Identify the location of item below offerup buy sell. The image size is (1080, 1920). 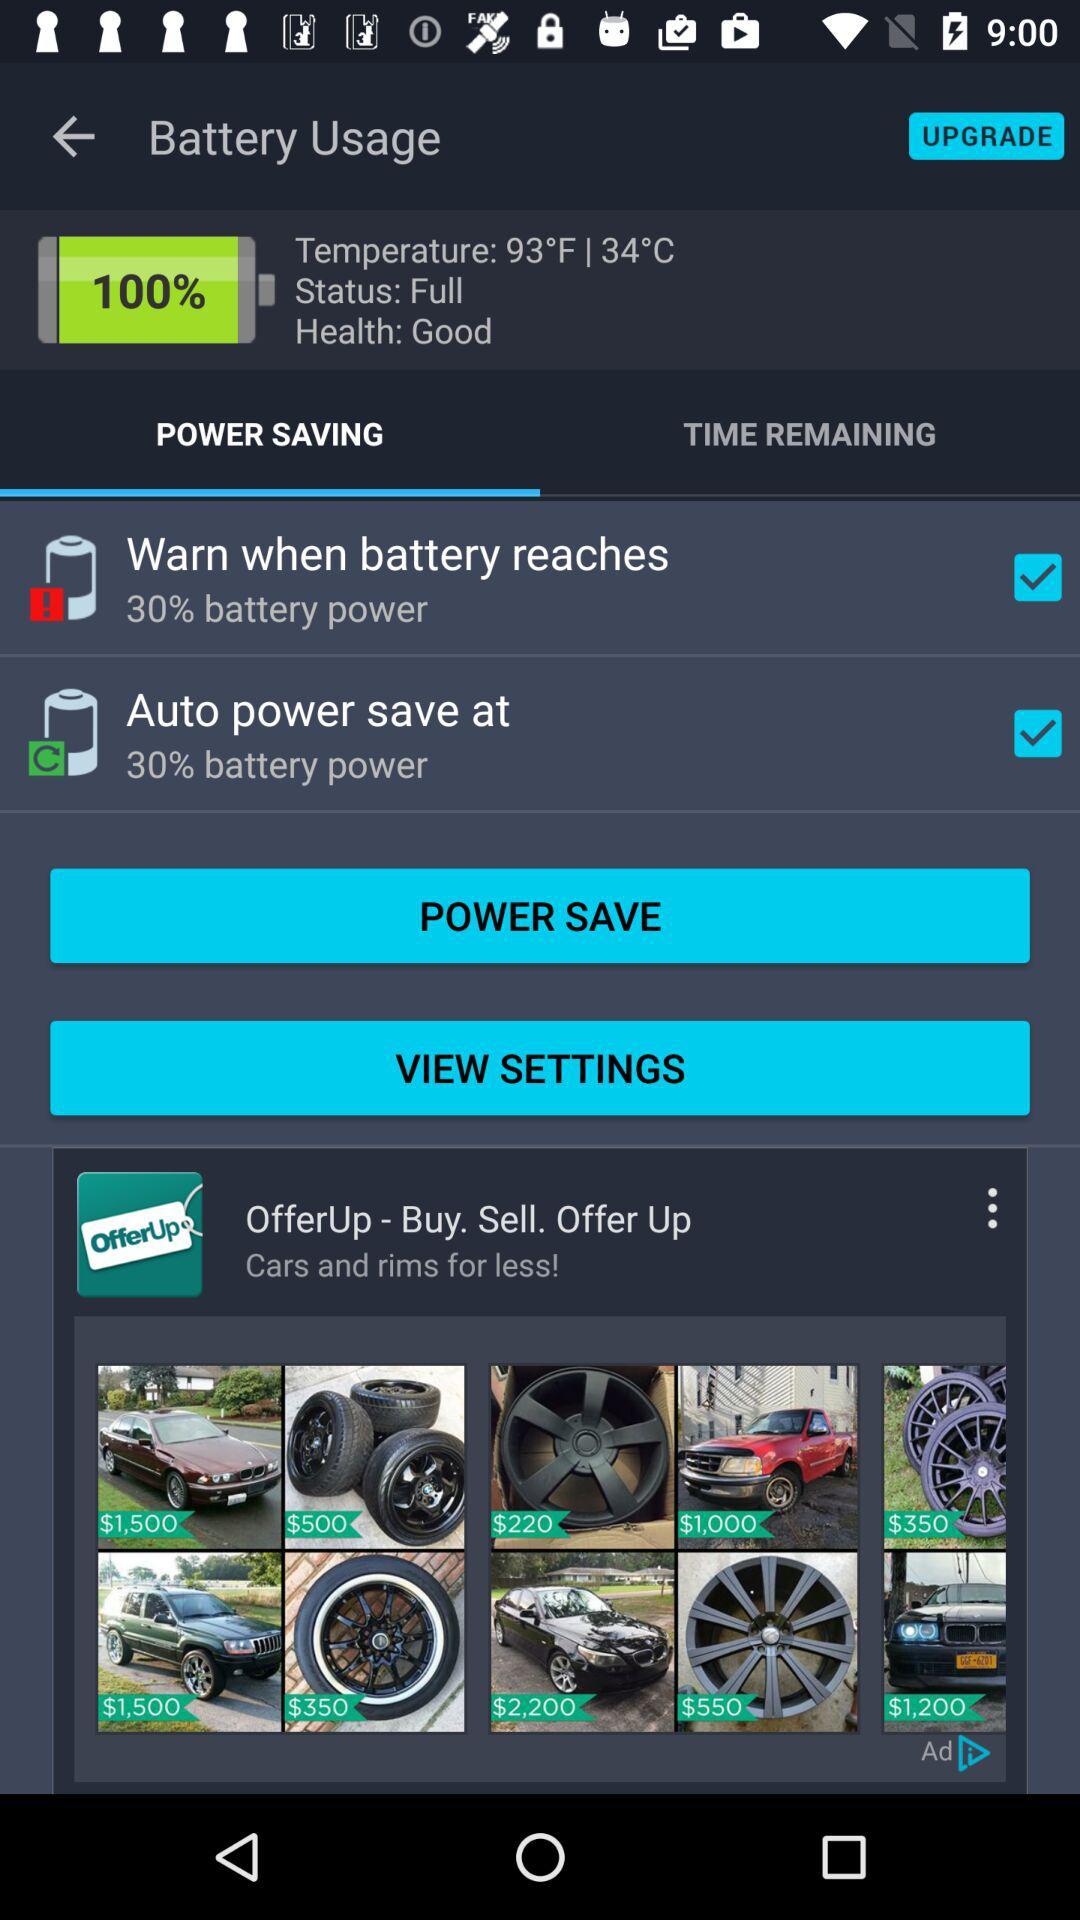
(468, 1263).